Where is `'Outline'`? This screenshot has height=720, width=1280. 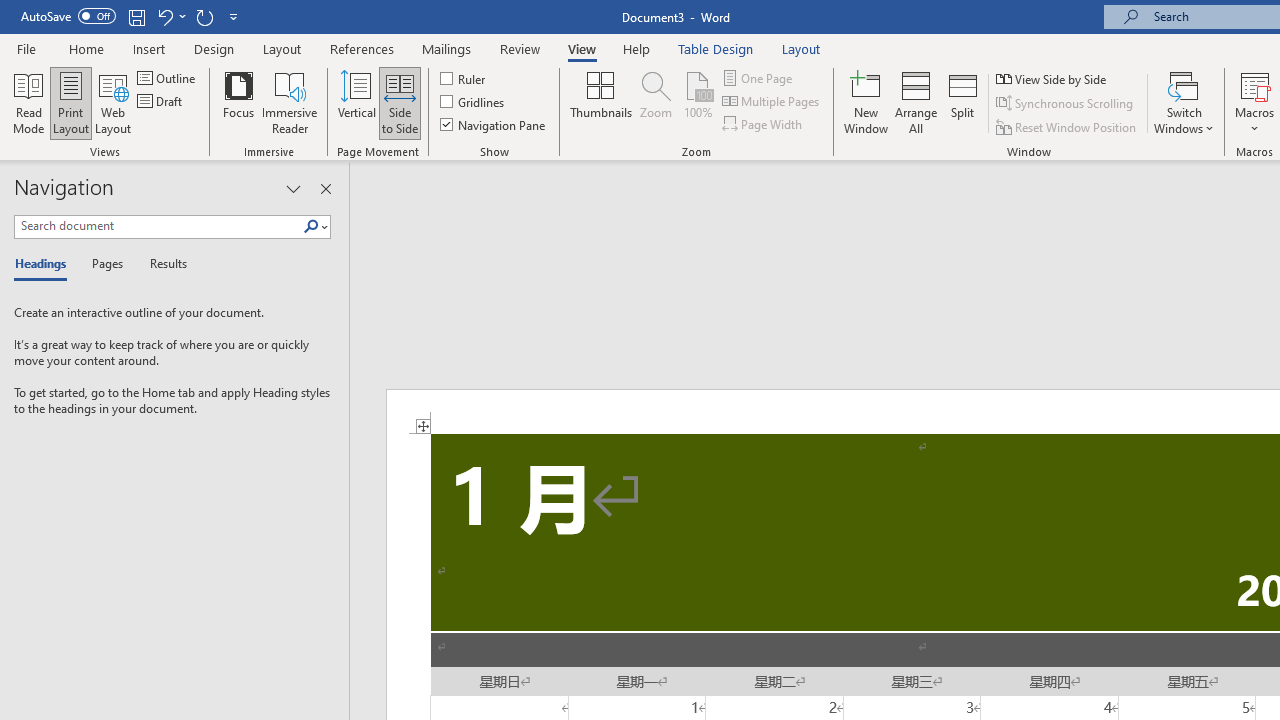
'Outline' is located at coordinates (168, 77).